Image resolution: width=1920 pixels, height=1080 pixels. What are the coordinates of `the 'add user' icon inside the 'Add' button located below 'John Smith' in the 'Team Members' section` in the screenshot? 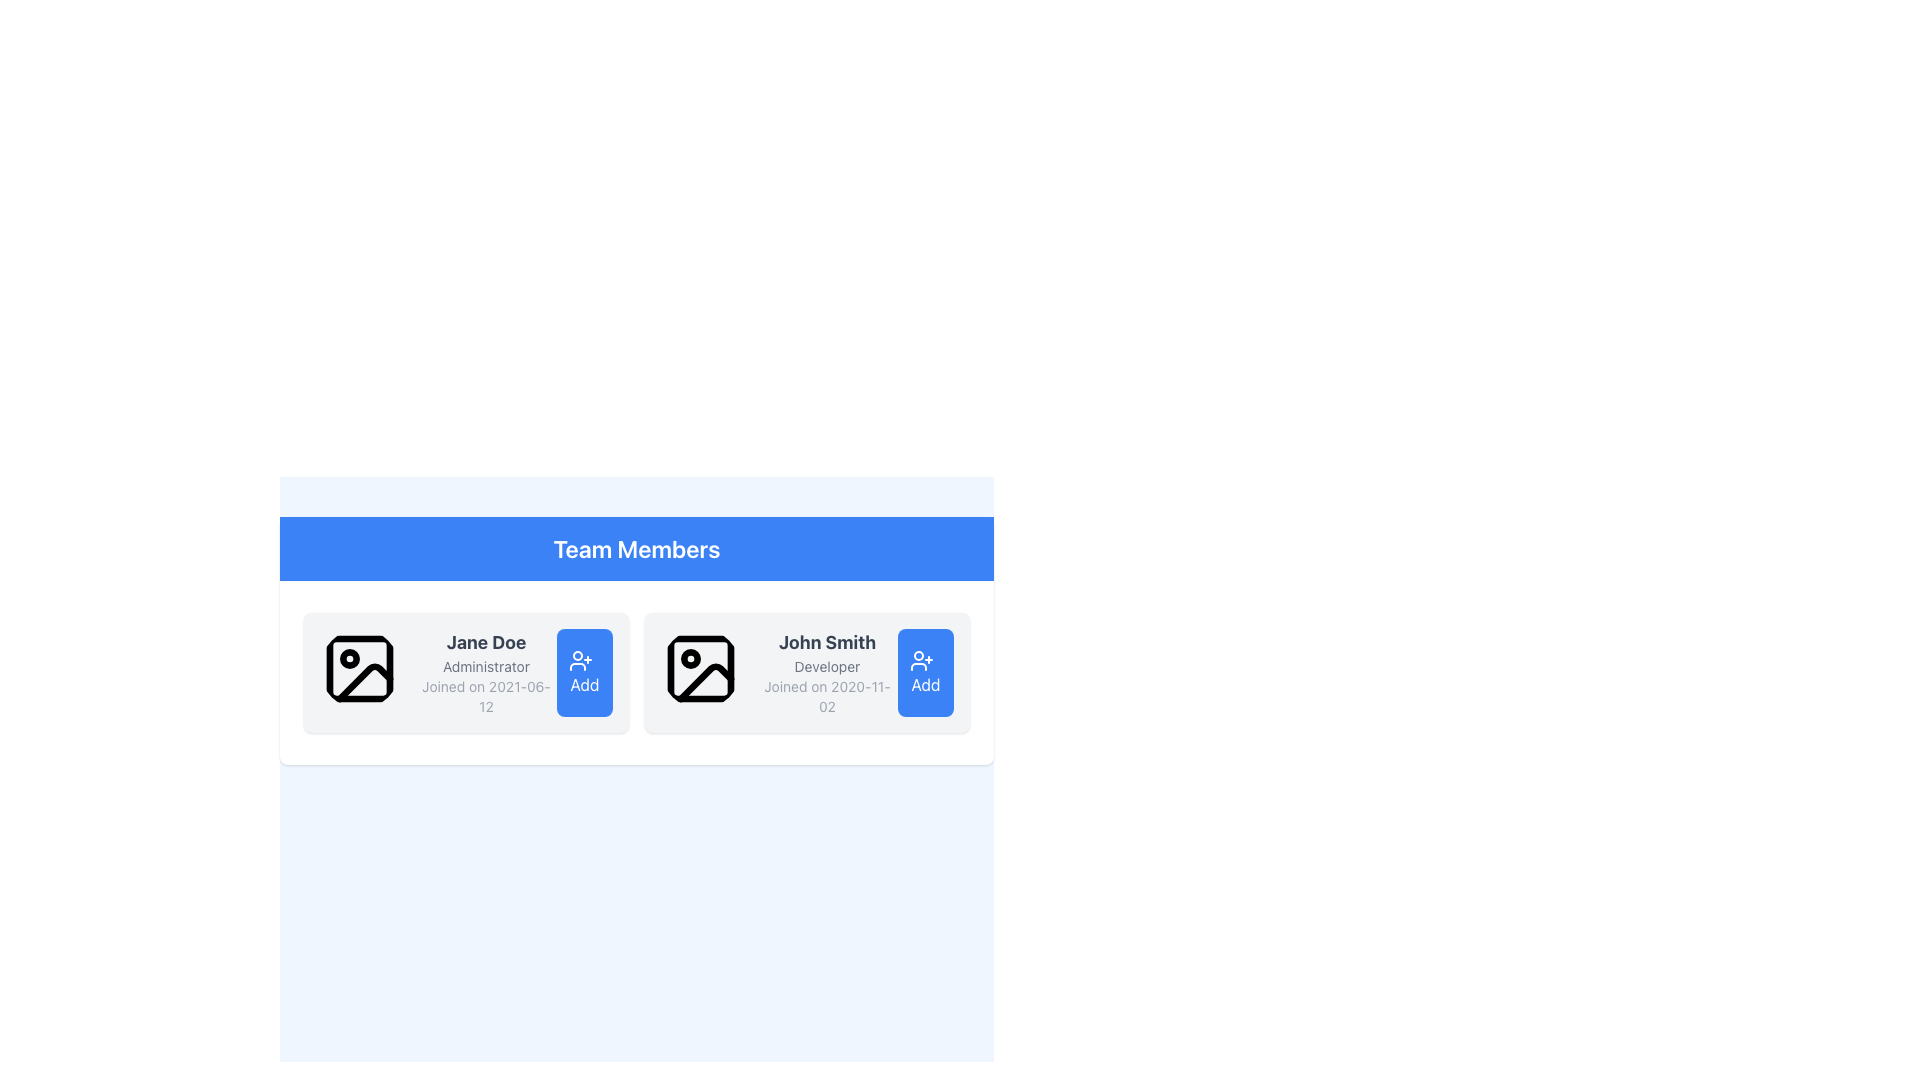 It's located at (920, 660).